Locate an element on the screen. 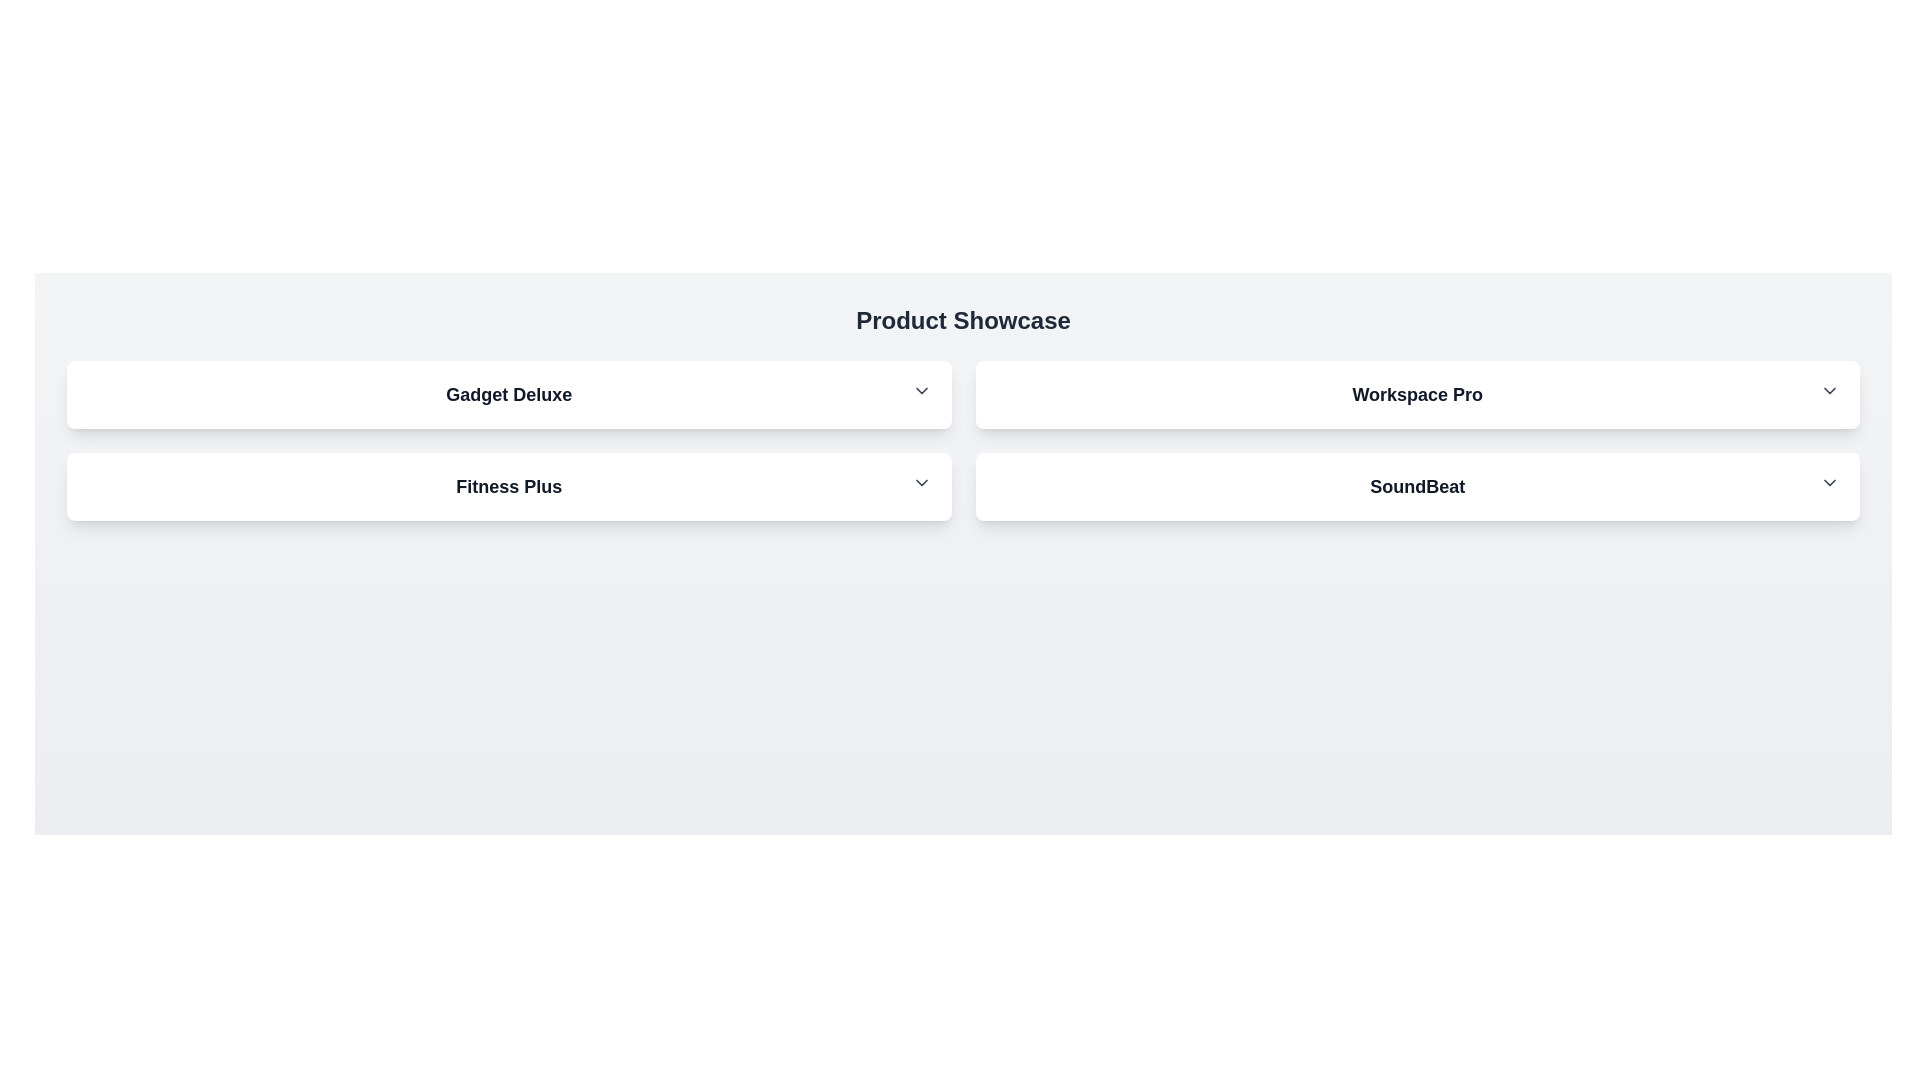 Image resolution: width=1920 pixels, height=1080 pixels. the dropdown indicator icon located at the top-right corner of the 'Gadget Deluxe' card is located at coordinates (920, 390).